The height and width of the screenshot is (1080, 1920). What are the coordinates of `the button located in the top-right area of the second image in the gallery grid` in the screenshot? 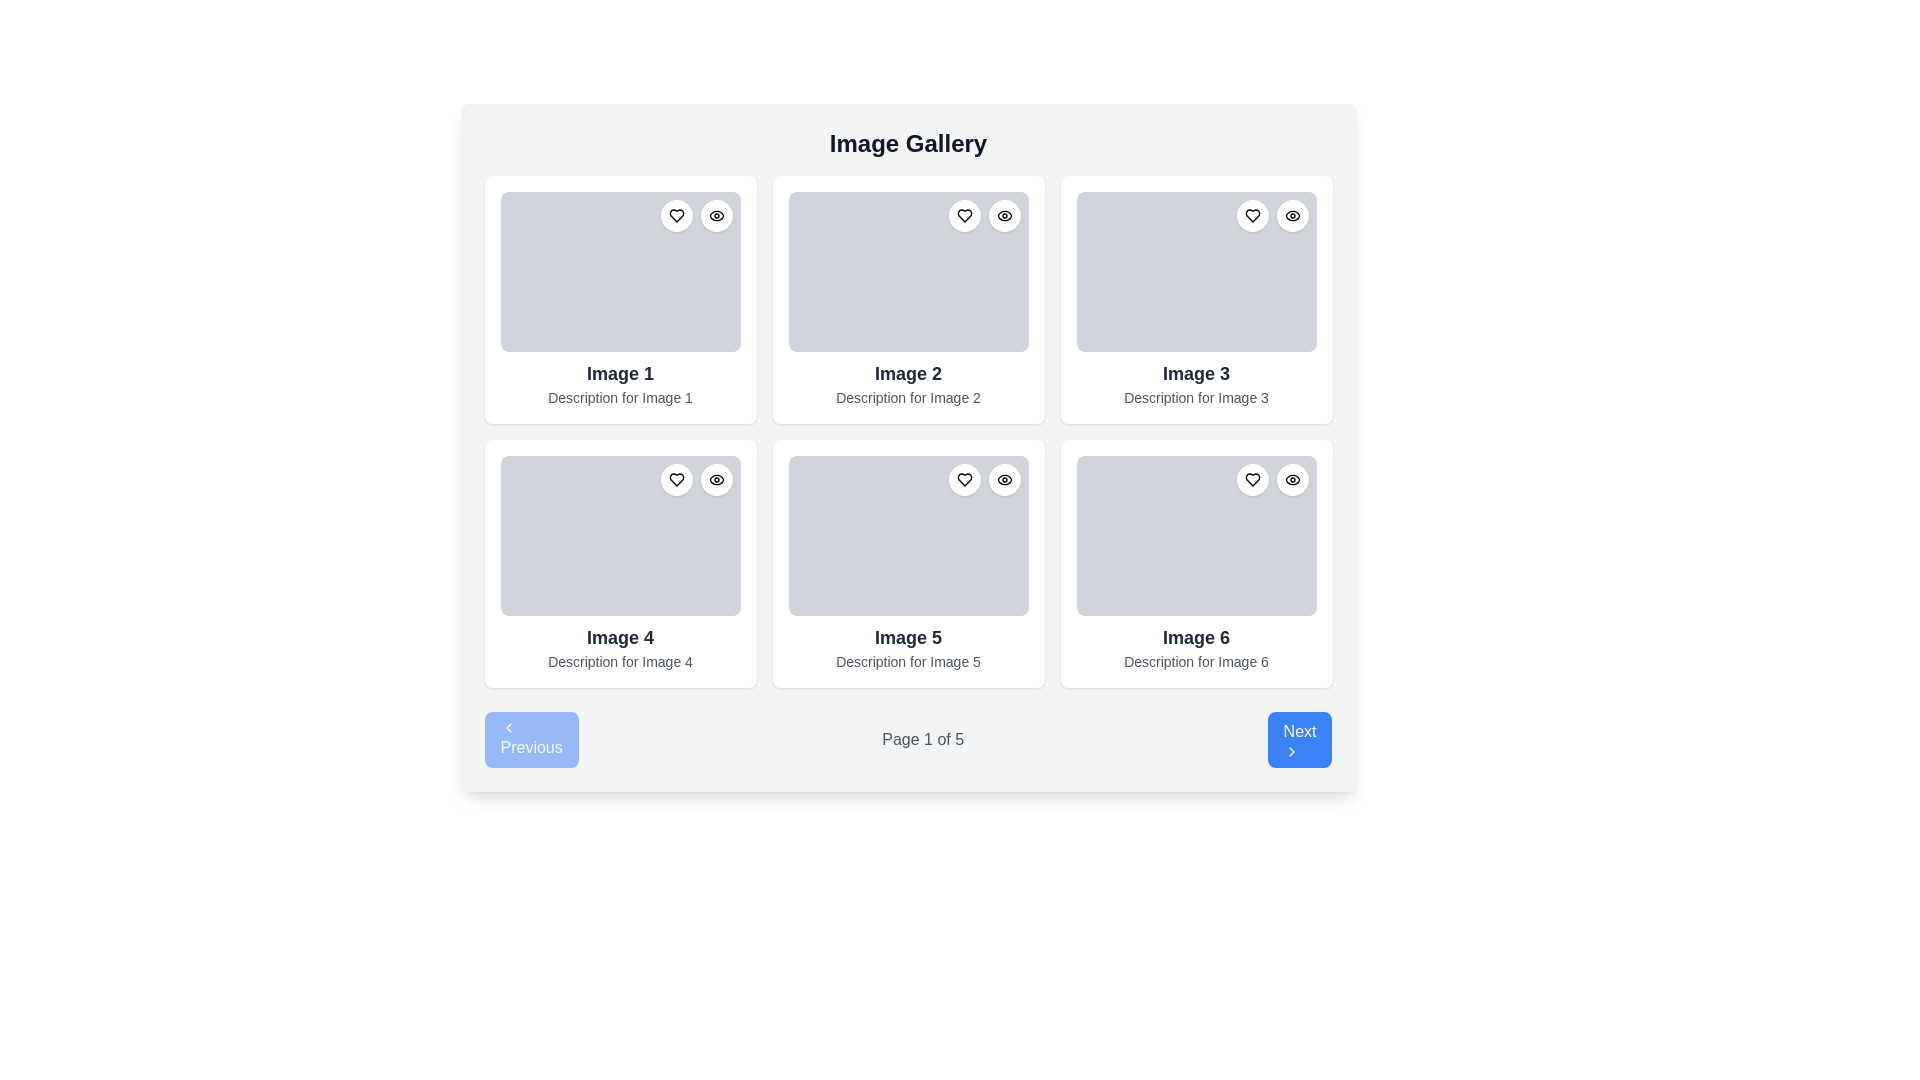 It's located at (1004, 216).